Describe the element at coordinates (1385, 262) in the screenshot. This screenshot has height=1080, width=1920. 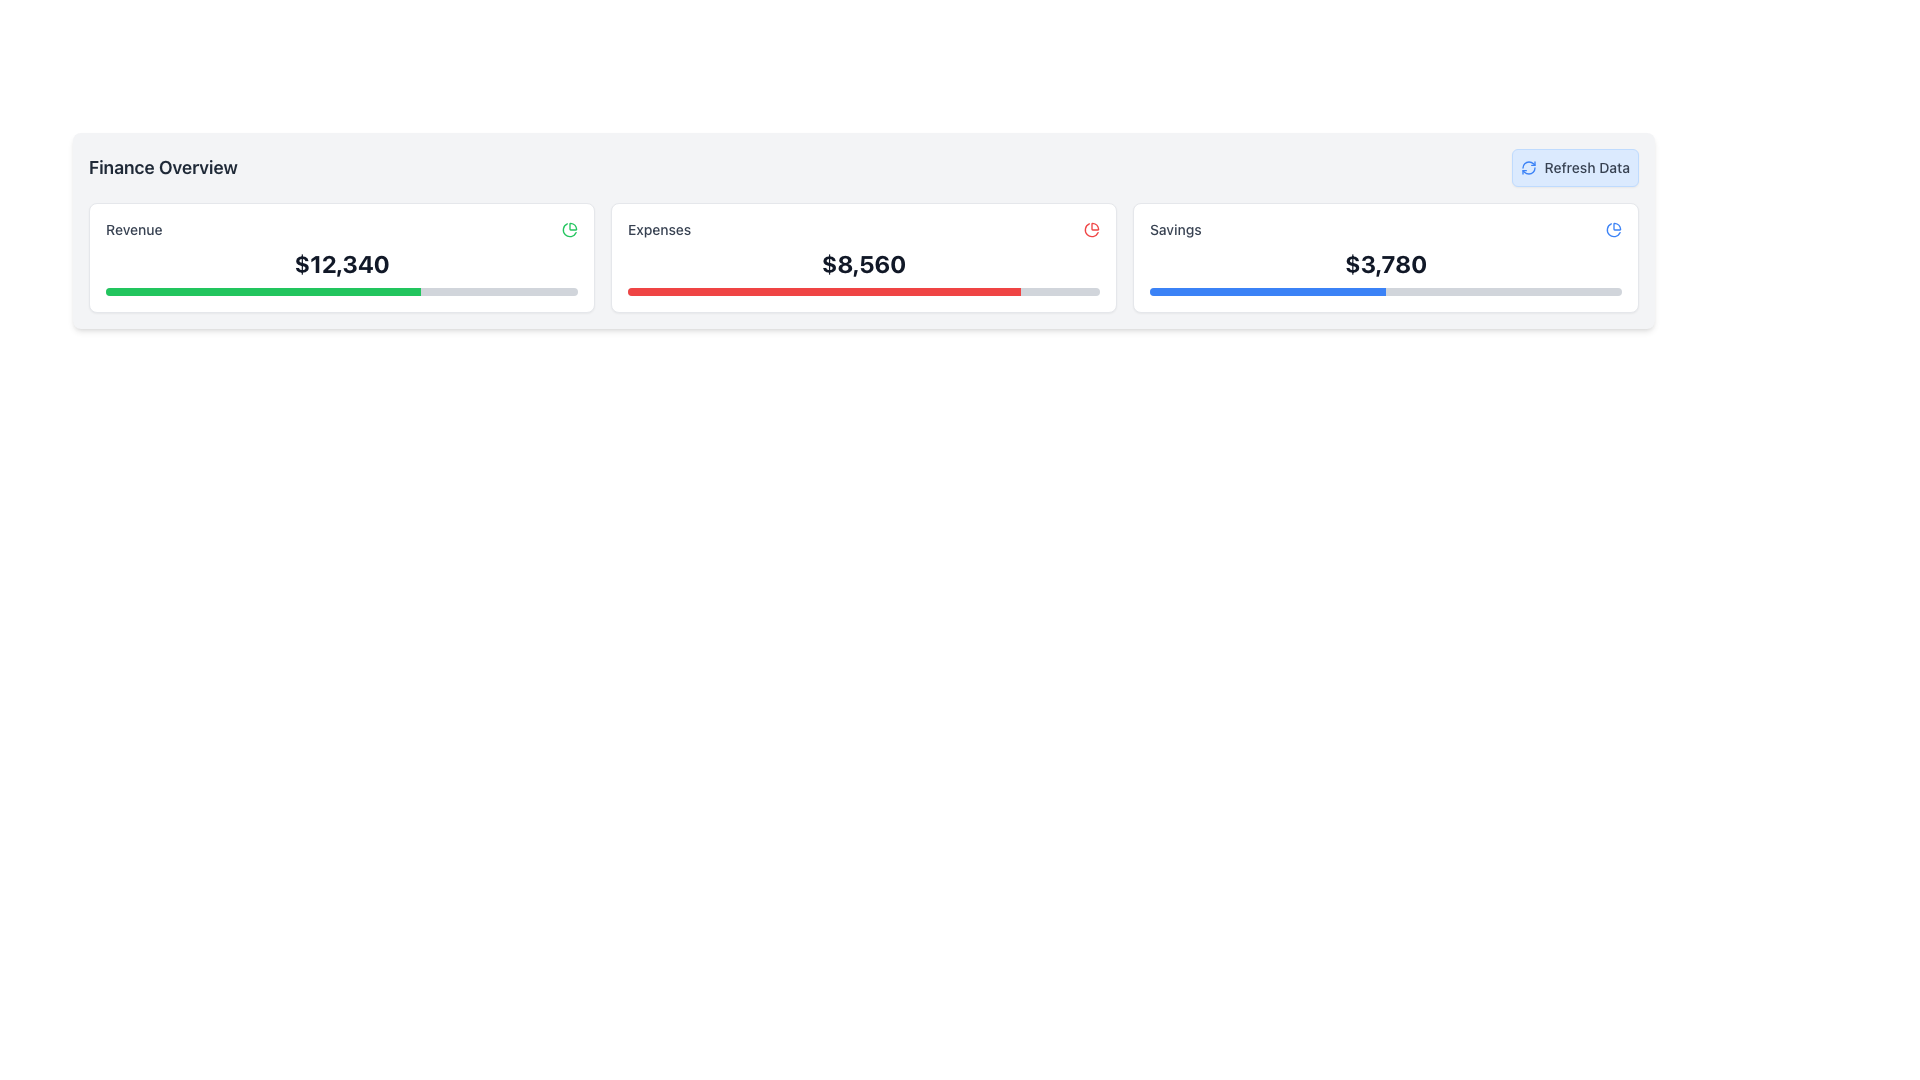
I see `text displayed on the savings amount label located in the center of the third card of the Finance Overview dashboard, which is below the 'Savings' label and above a progress bar` at that location.